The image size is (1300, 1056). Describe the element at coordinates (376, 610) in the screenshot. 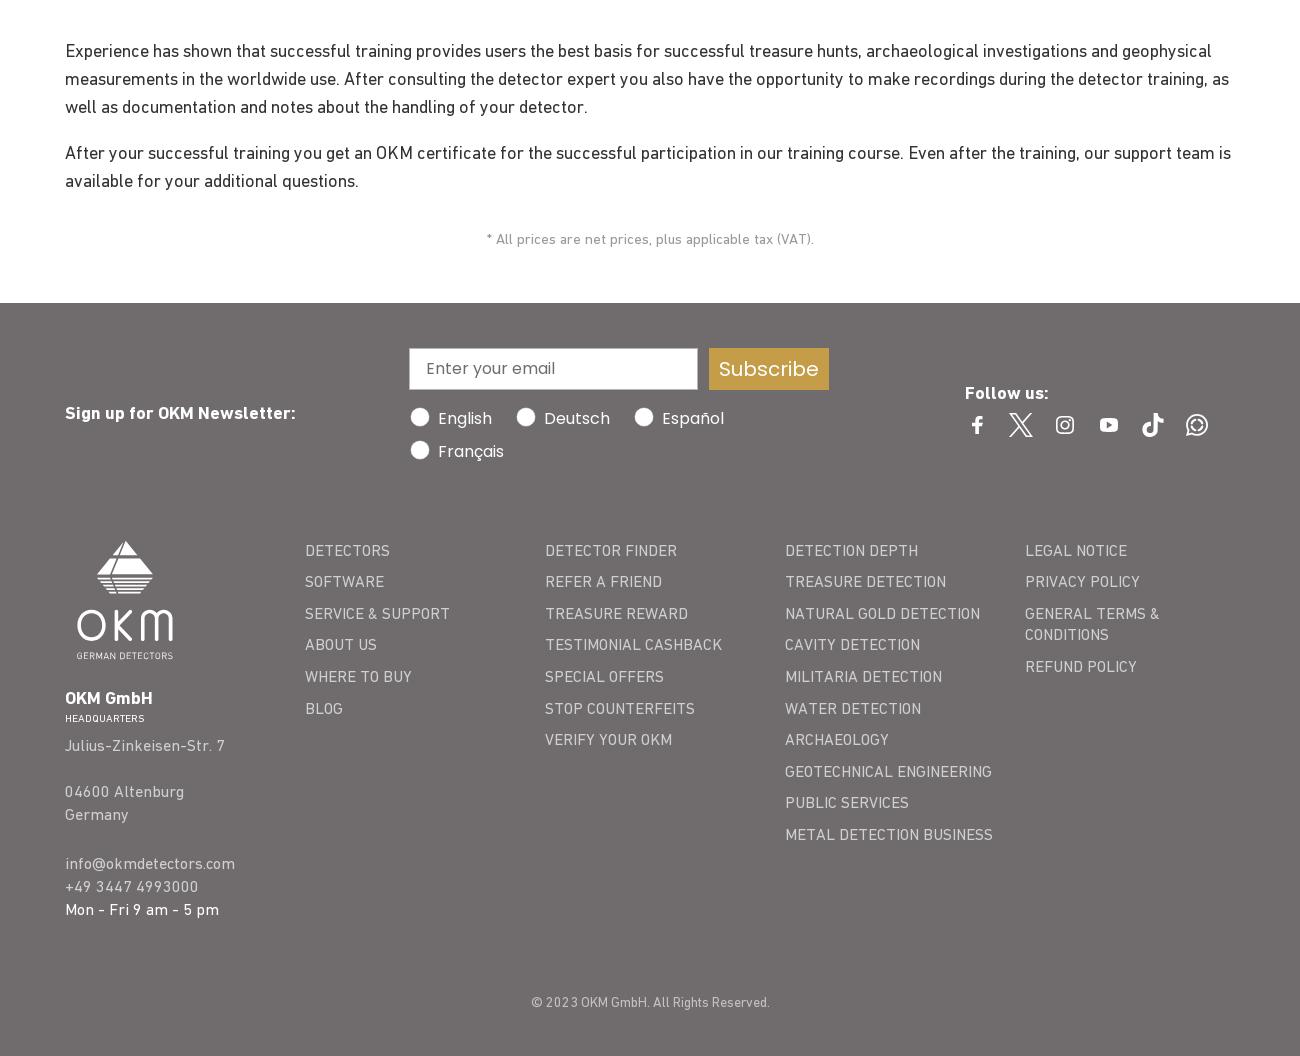

I see `'SERVICE & SUPPORT'` at that location.